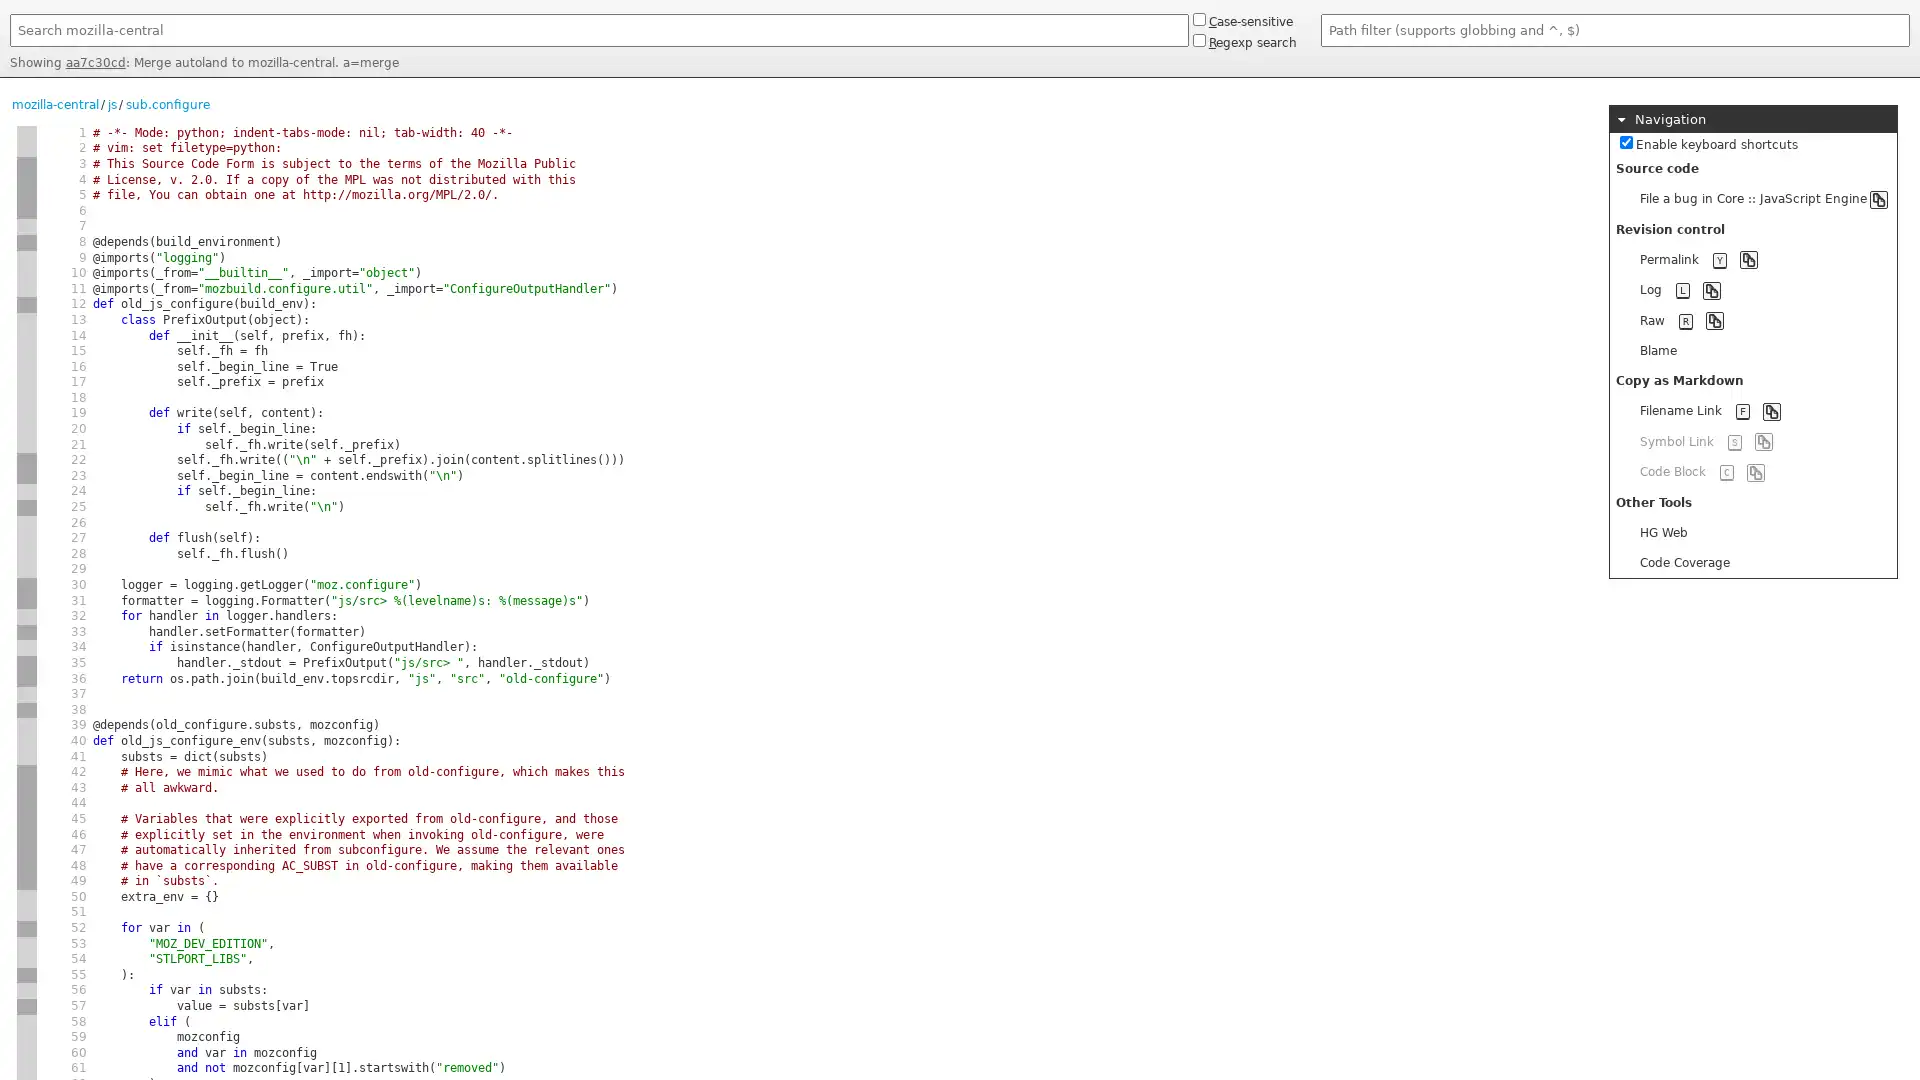 The height and width of the screenshot is (1080, 1920). Describe the element at coordinates (27, 334) in the screenshot. I see `same hash 6` at that location.